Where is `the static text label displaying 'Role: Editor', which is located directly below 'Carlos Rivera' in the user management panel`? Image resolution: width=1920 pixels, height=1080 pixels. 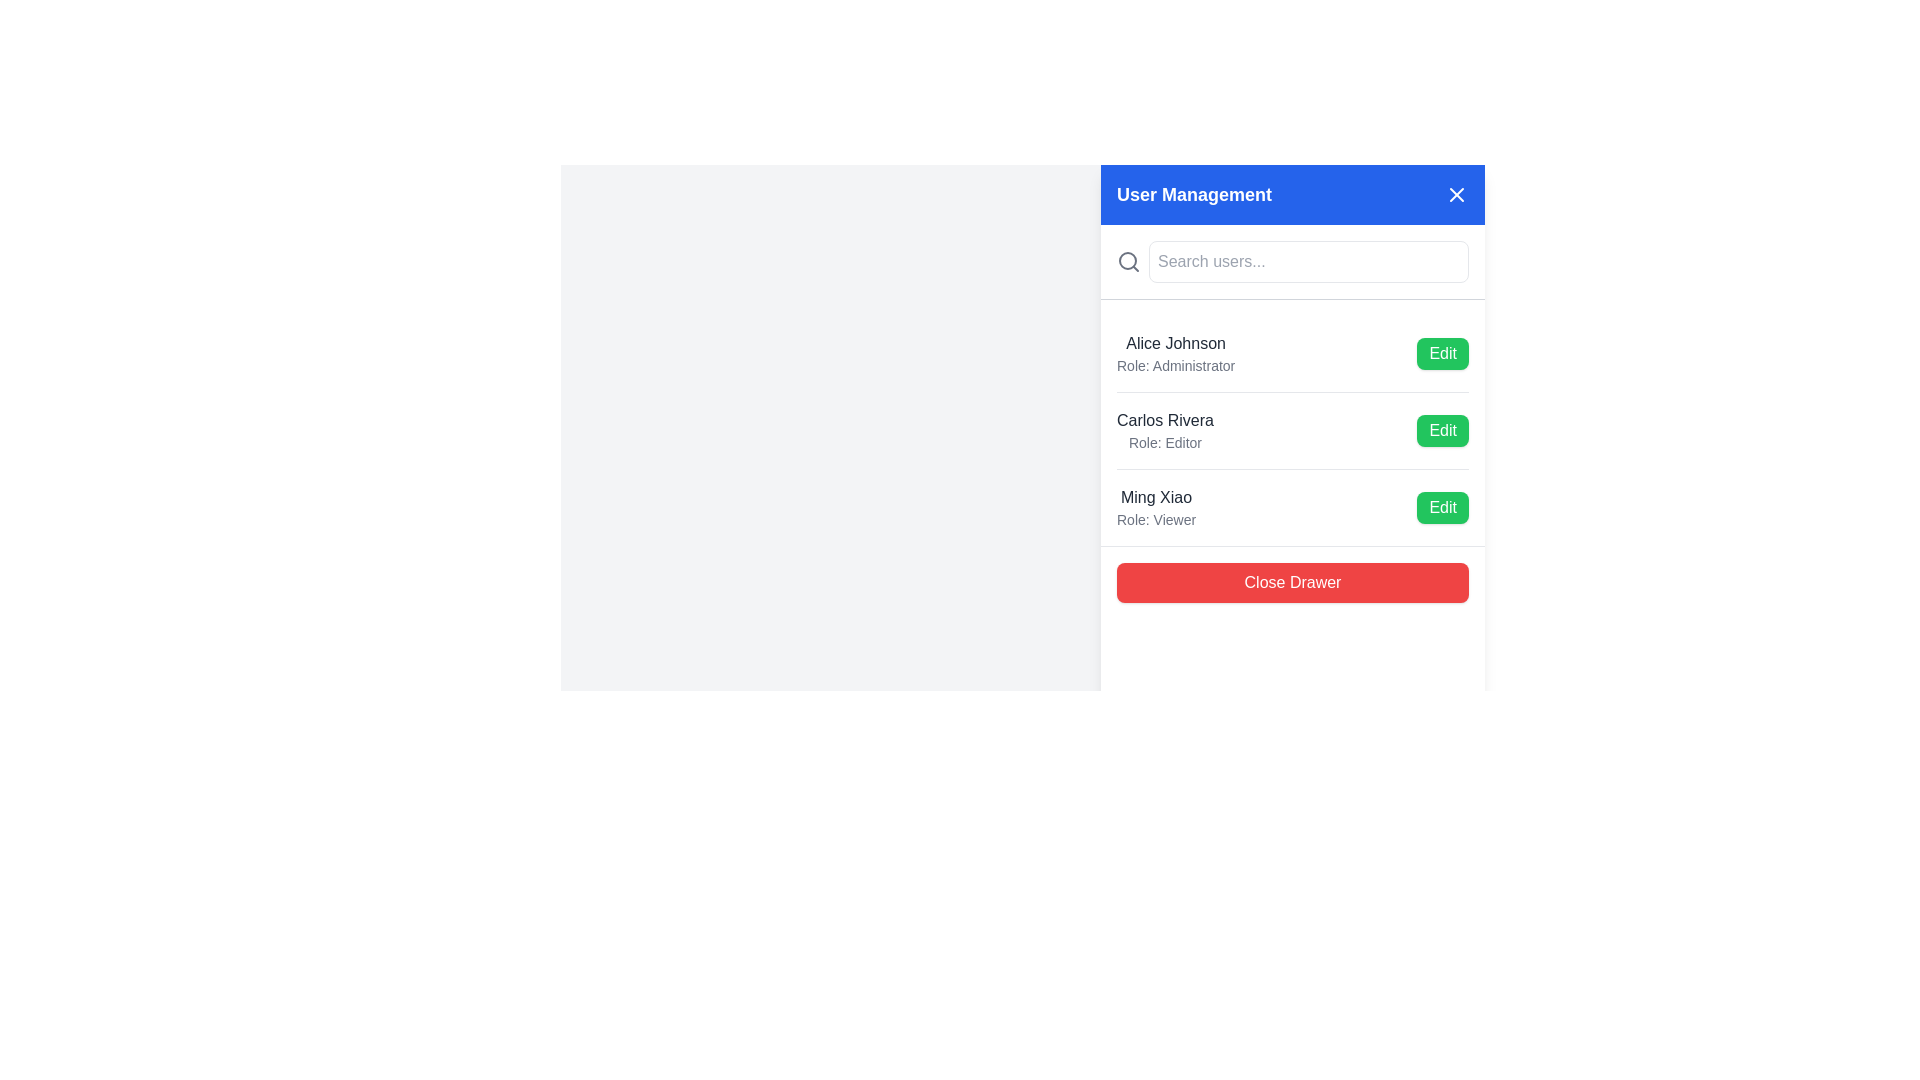 the static text label displaying 'Role: Editor', which is located directly below 'Carlos Rivera' in the user management panel is located at coordinates (1165, 442).